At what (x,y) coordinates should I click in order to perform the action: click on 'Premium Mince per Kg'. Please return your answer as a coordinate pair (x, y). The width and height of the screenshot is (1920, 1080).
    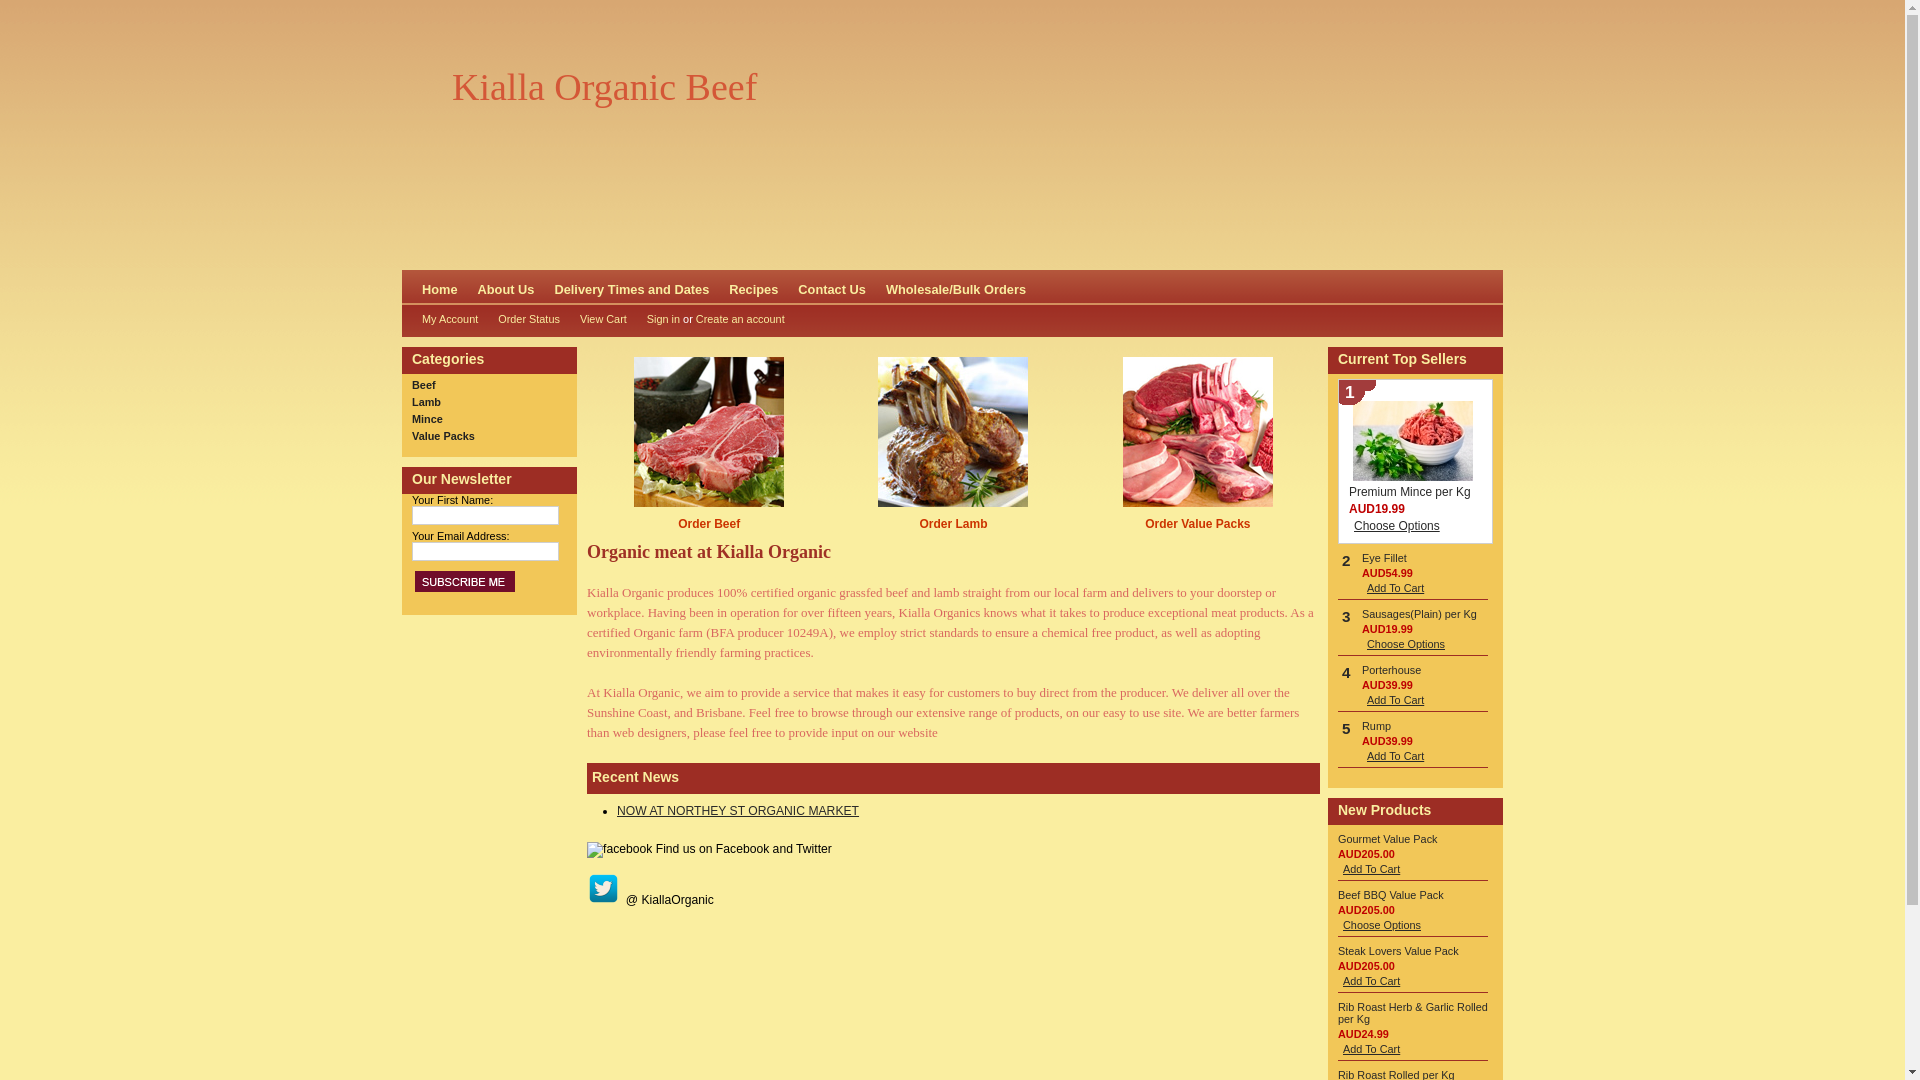
    Looking at the image, I should click on (1409, 492).